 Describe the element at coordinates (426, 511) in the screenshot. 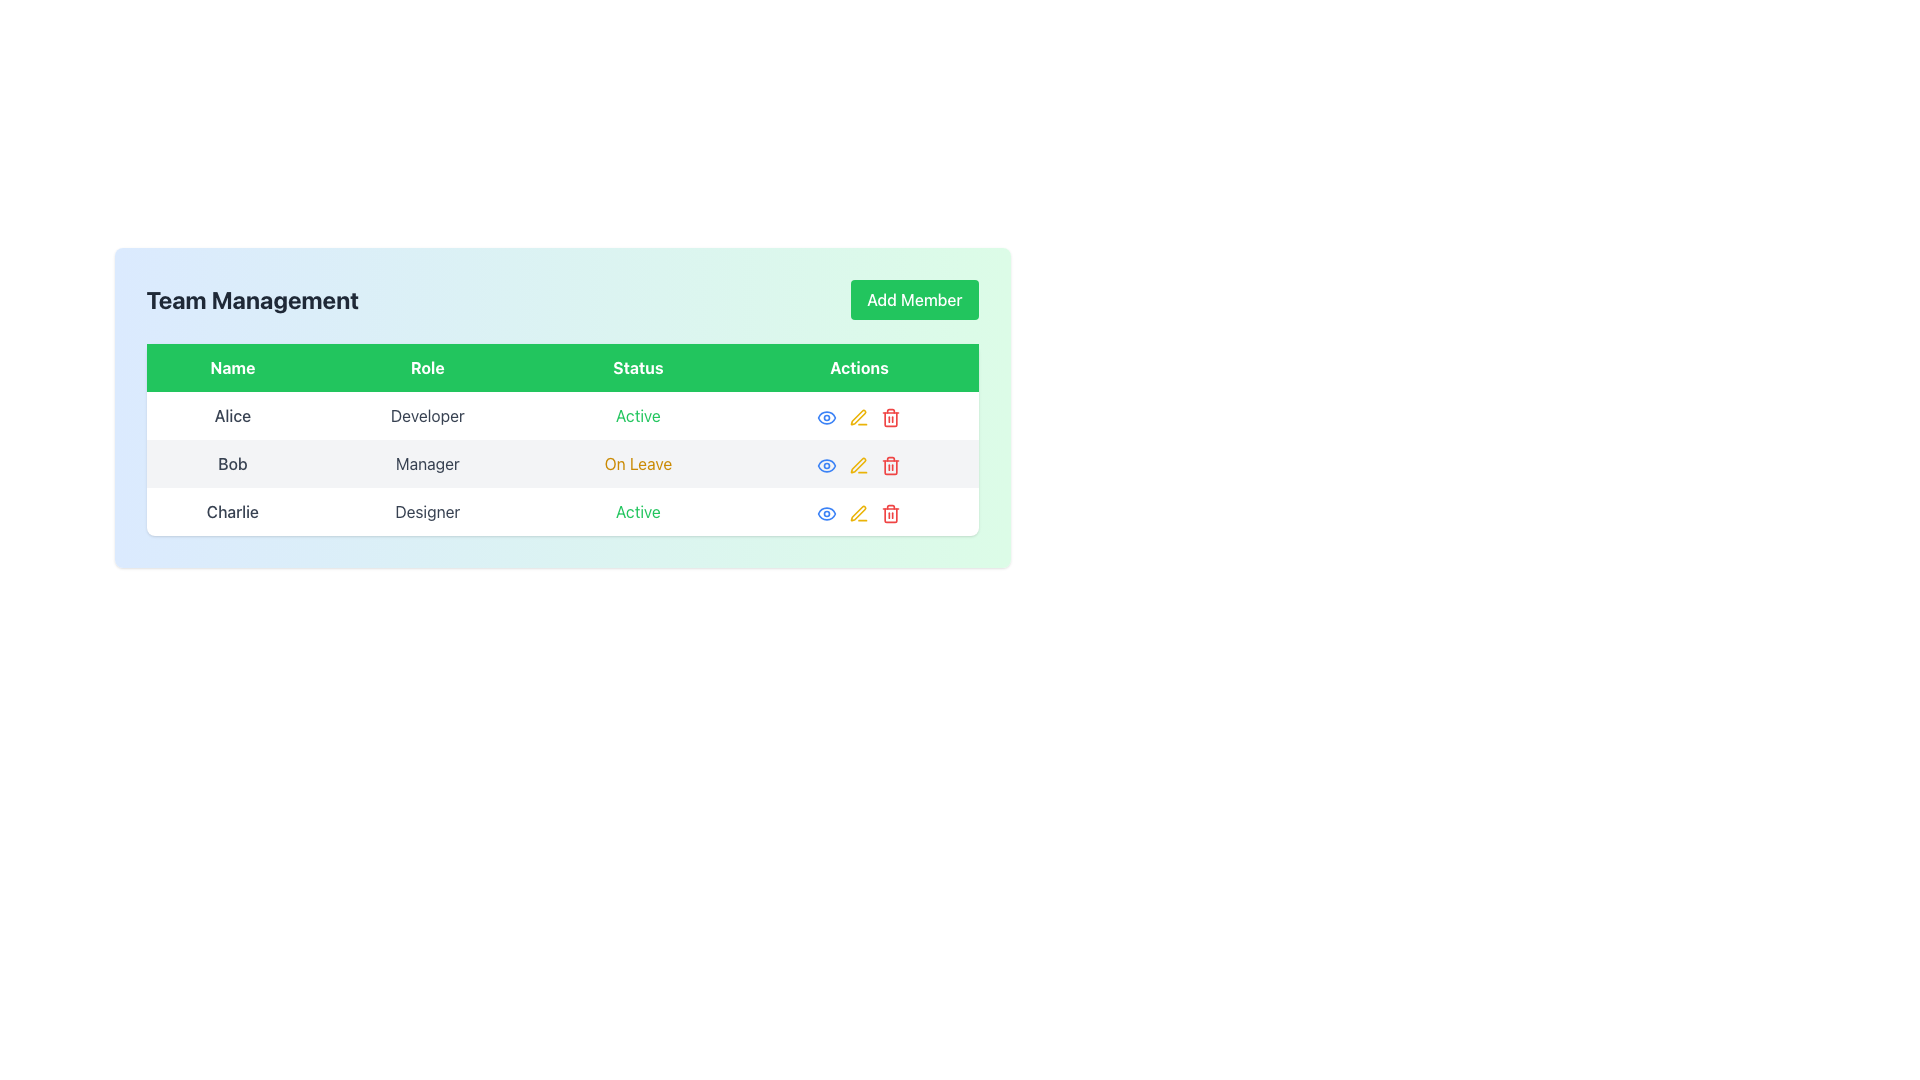

I see `the 'Designer' text label in the 'Role' column of the user 'Charlie' in the table` at that location.